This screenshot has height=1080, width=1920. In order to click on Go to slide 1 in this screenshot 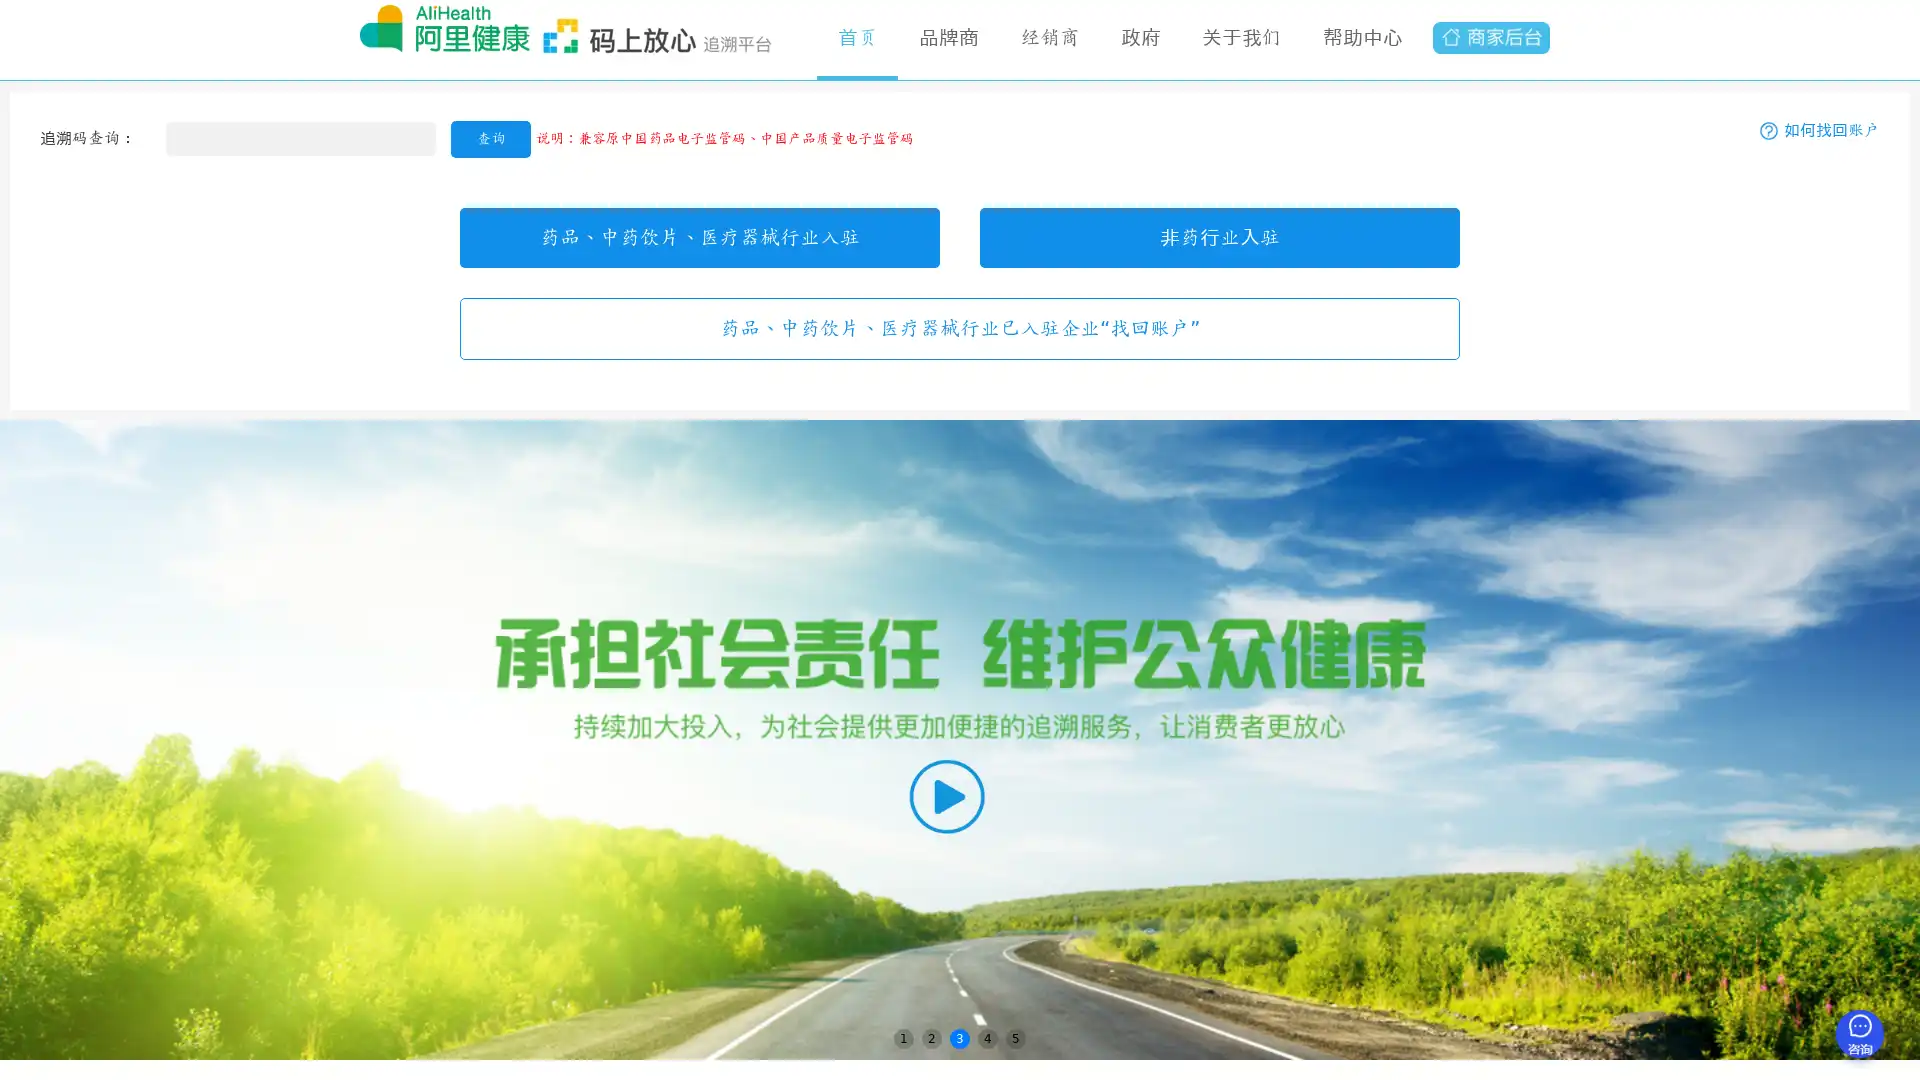, I will do `click(902, 1037)`.